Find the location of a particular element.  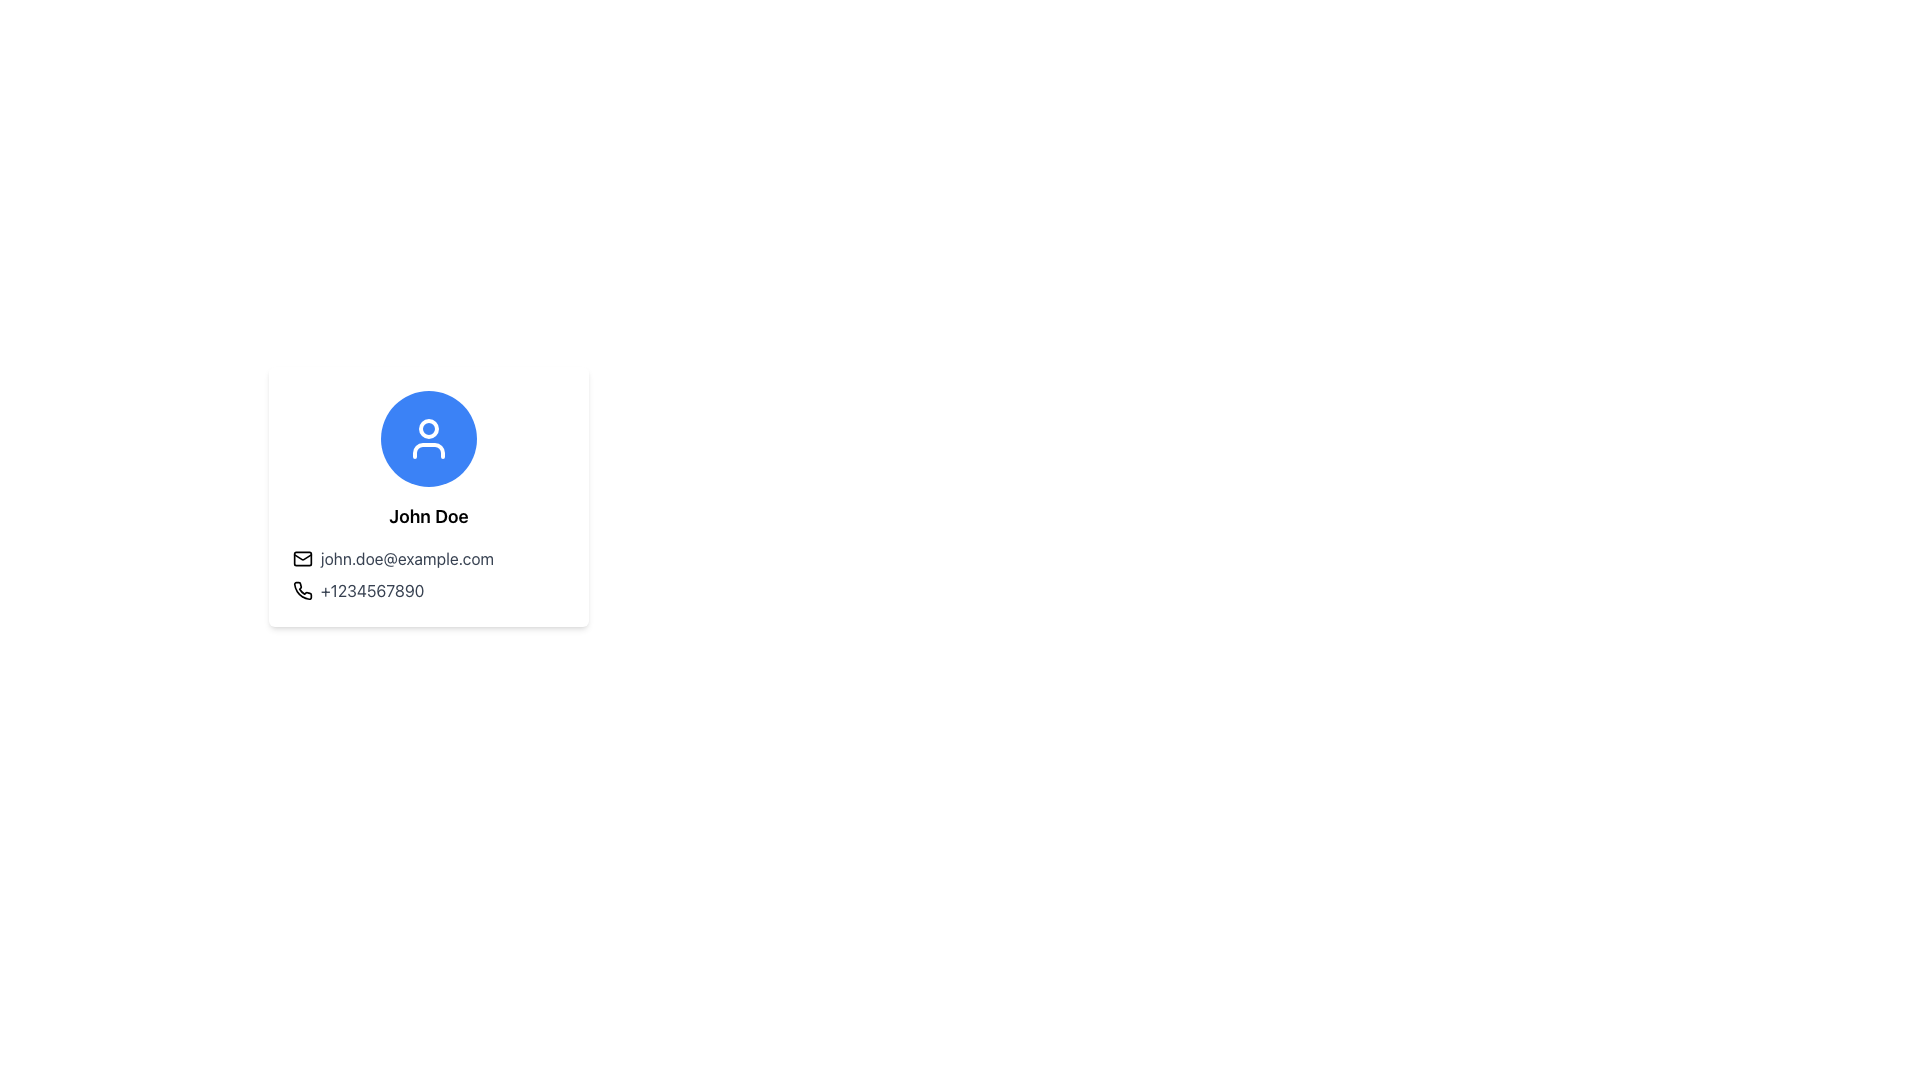

the user profile icon located centrally within a blue circular area at the top of a white rectangular card is located at coordinates (427, 438).